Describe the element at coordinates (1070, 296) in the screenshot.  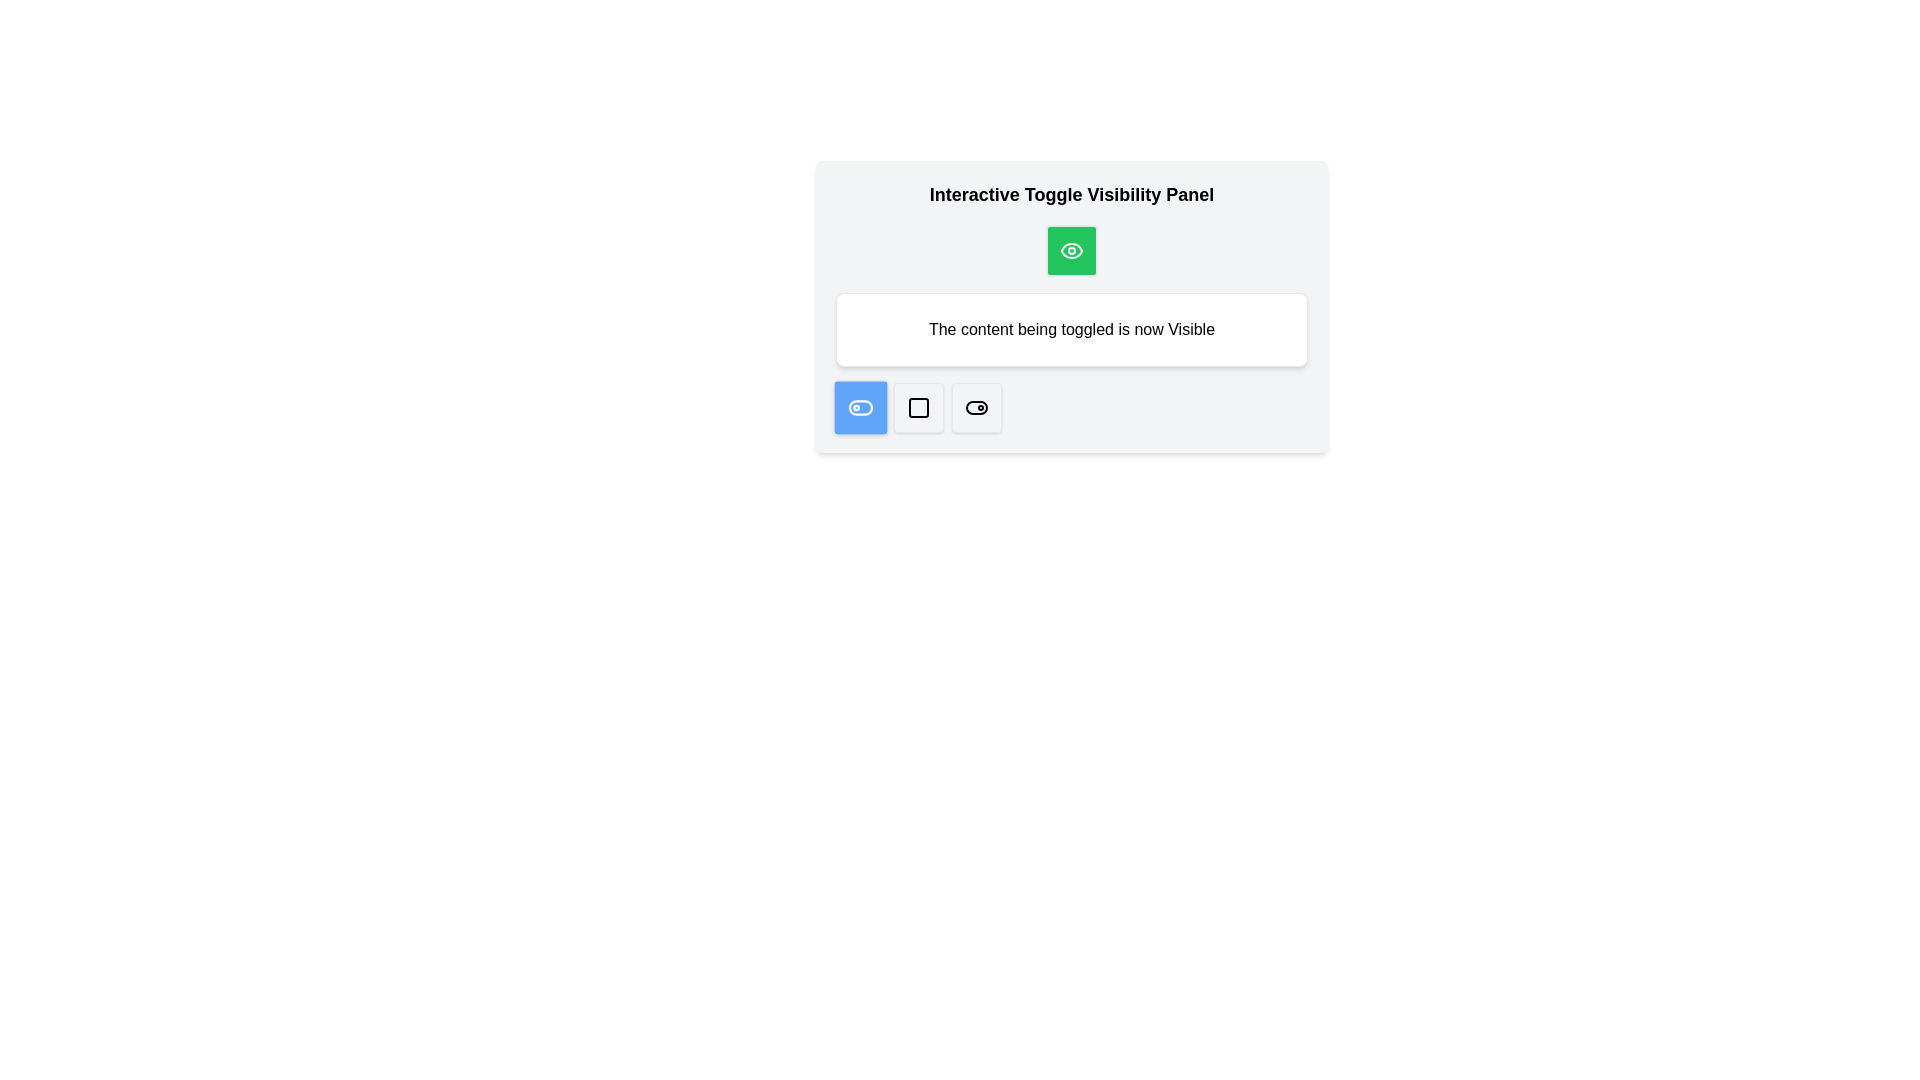
I see `the message panel displaying 'The content being toggled is now Visible', which has a white background and rounded corners` at that location.